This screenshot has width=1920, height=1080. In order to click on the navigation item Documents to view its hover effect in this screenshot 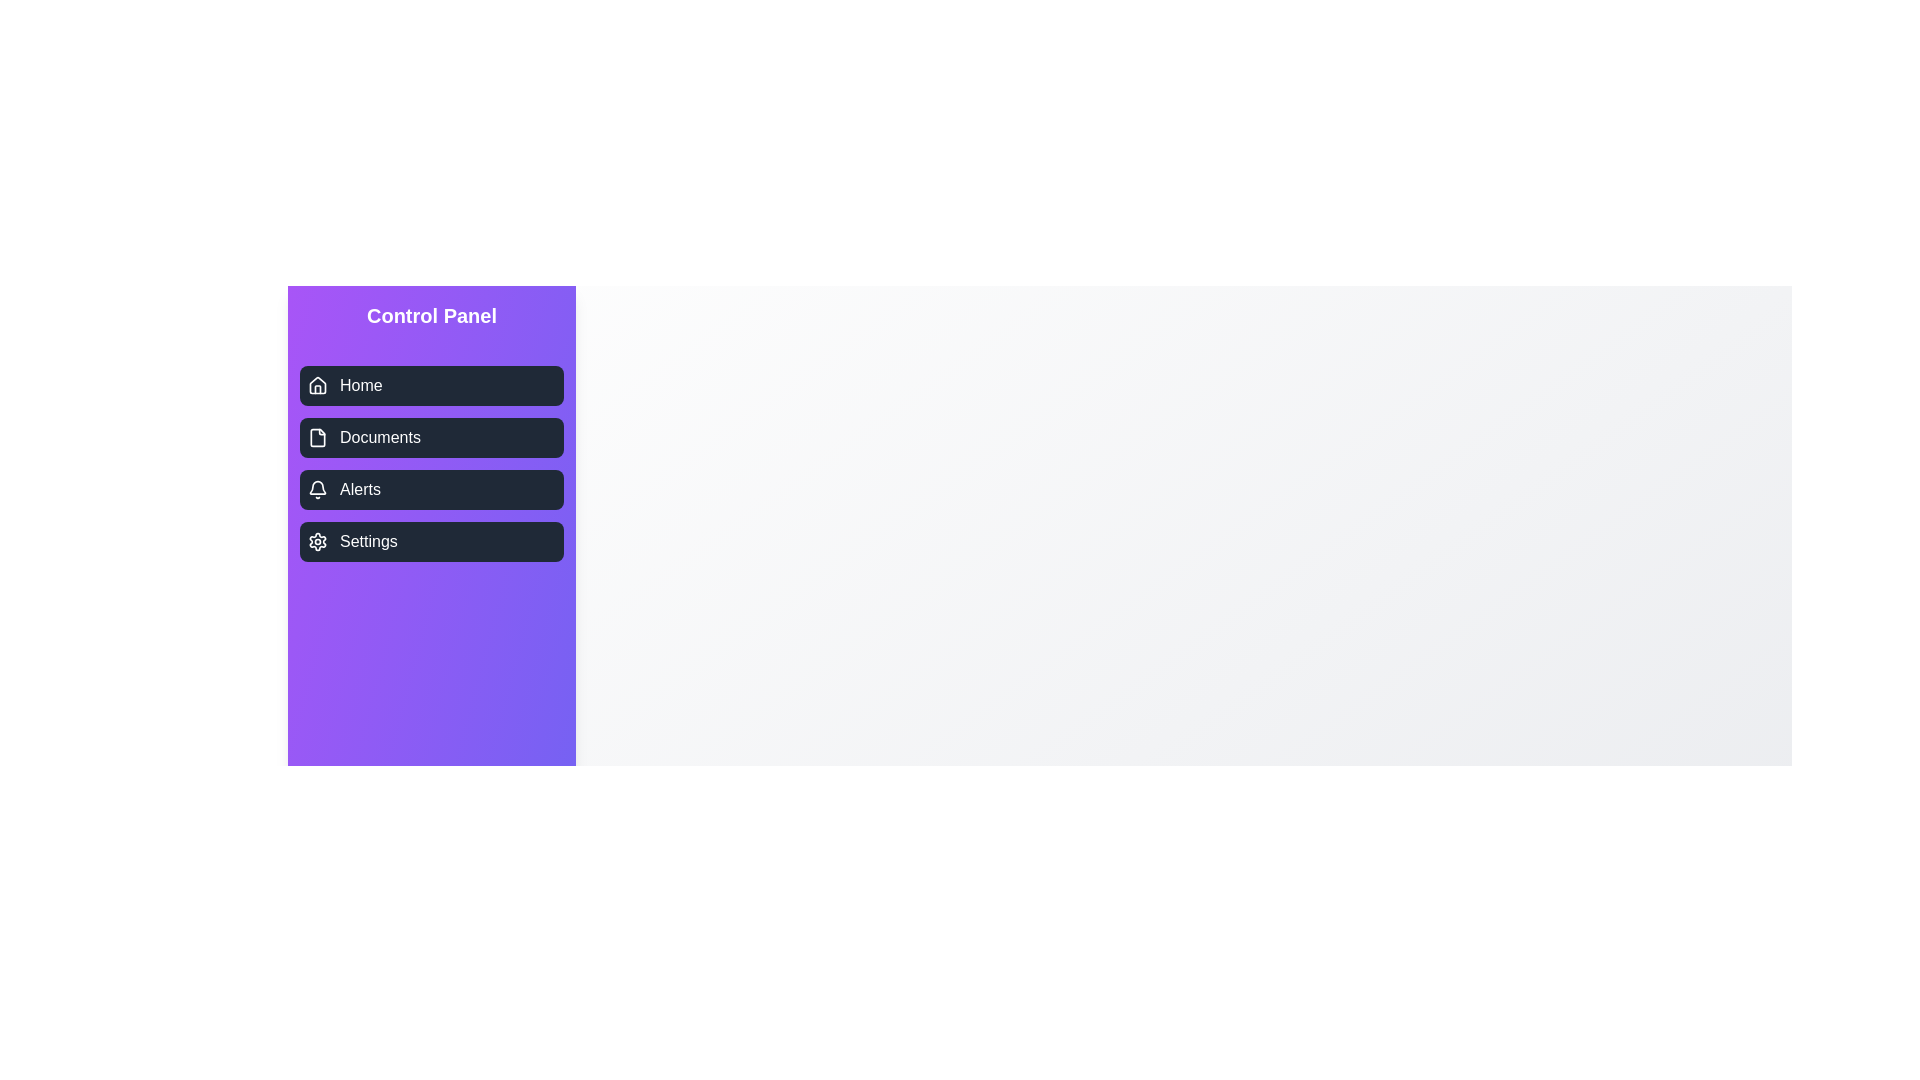, I will do `click(431, 437)`.